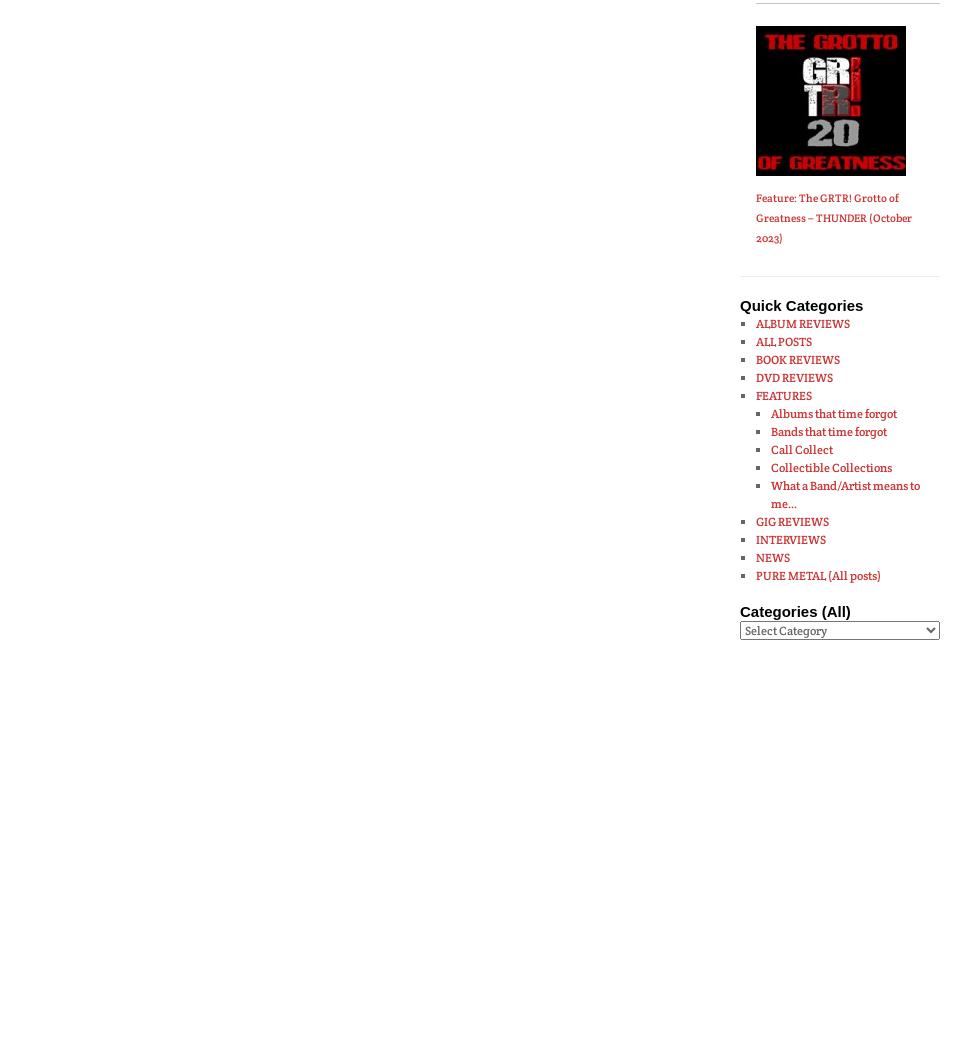 The height and width of the screenshot is (1038, 980). What do you see at coordinates (831, 466) in the screenshot?
I see `'Collectible Collections'` at bounding box center [831, 466].